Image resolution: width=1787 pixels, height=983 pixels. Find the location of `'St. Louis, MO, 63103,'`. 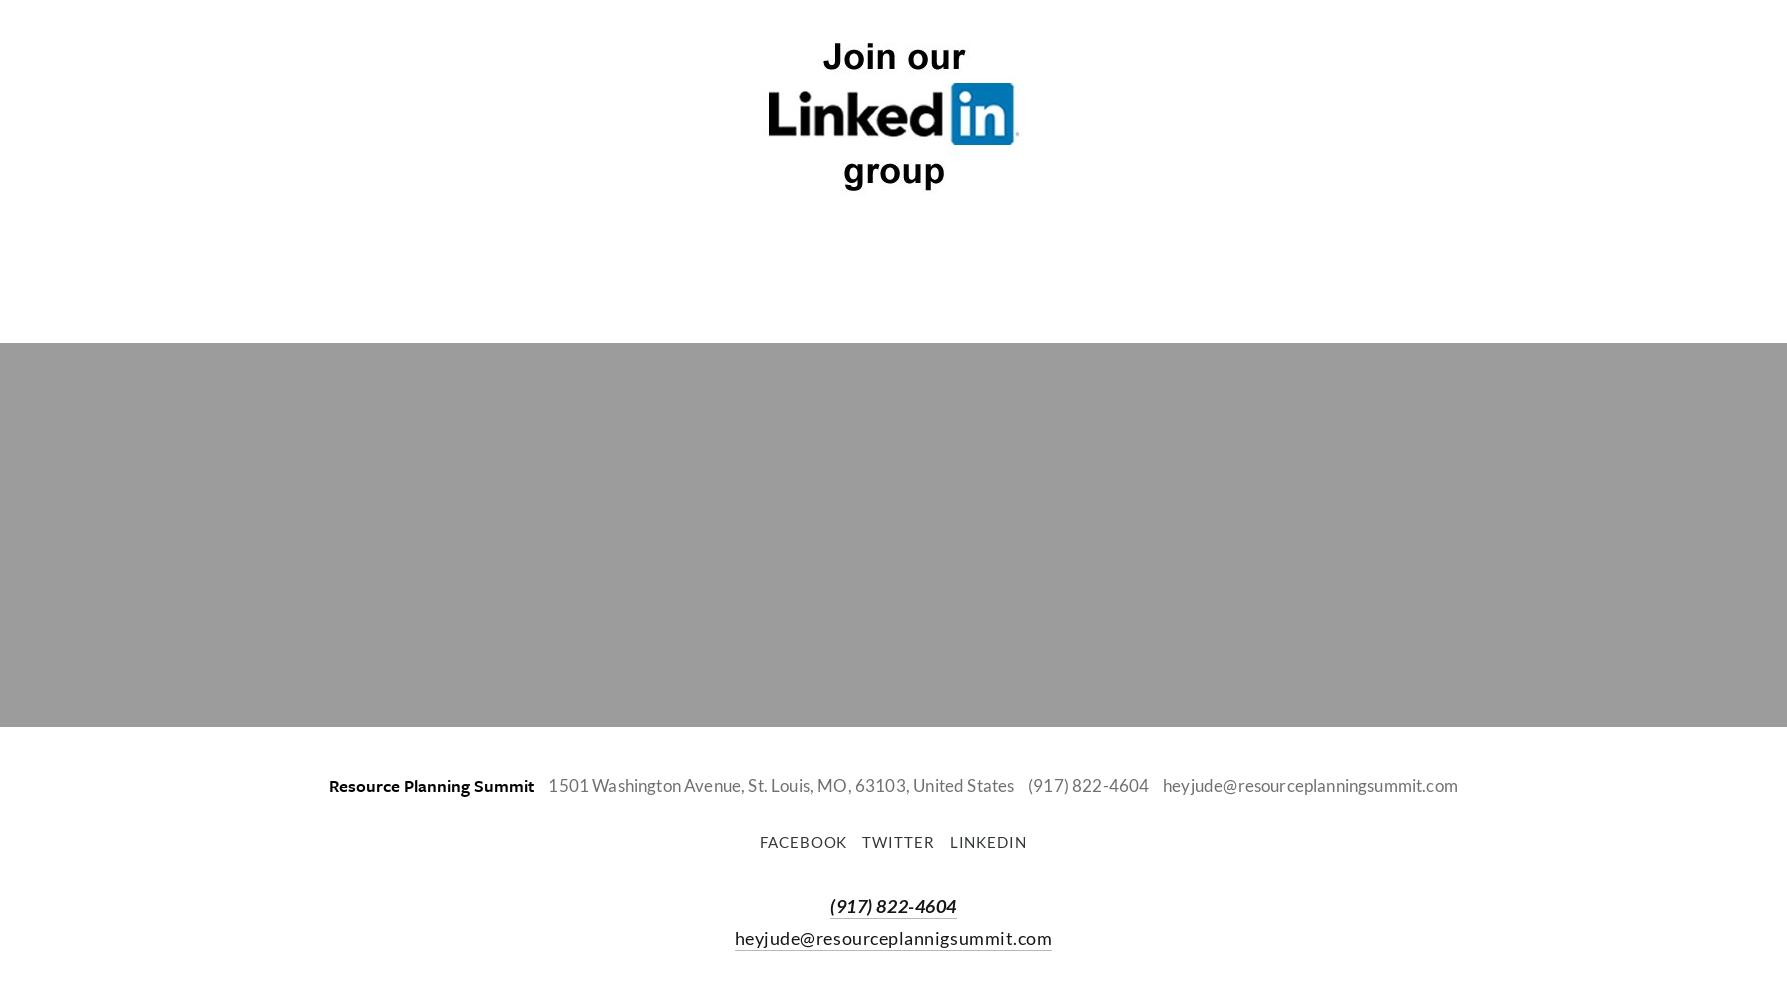

'St. Louis, MO, 63103,' is located at coordinates (828, 784).